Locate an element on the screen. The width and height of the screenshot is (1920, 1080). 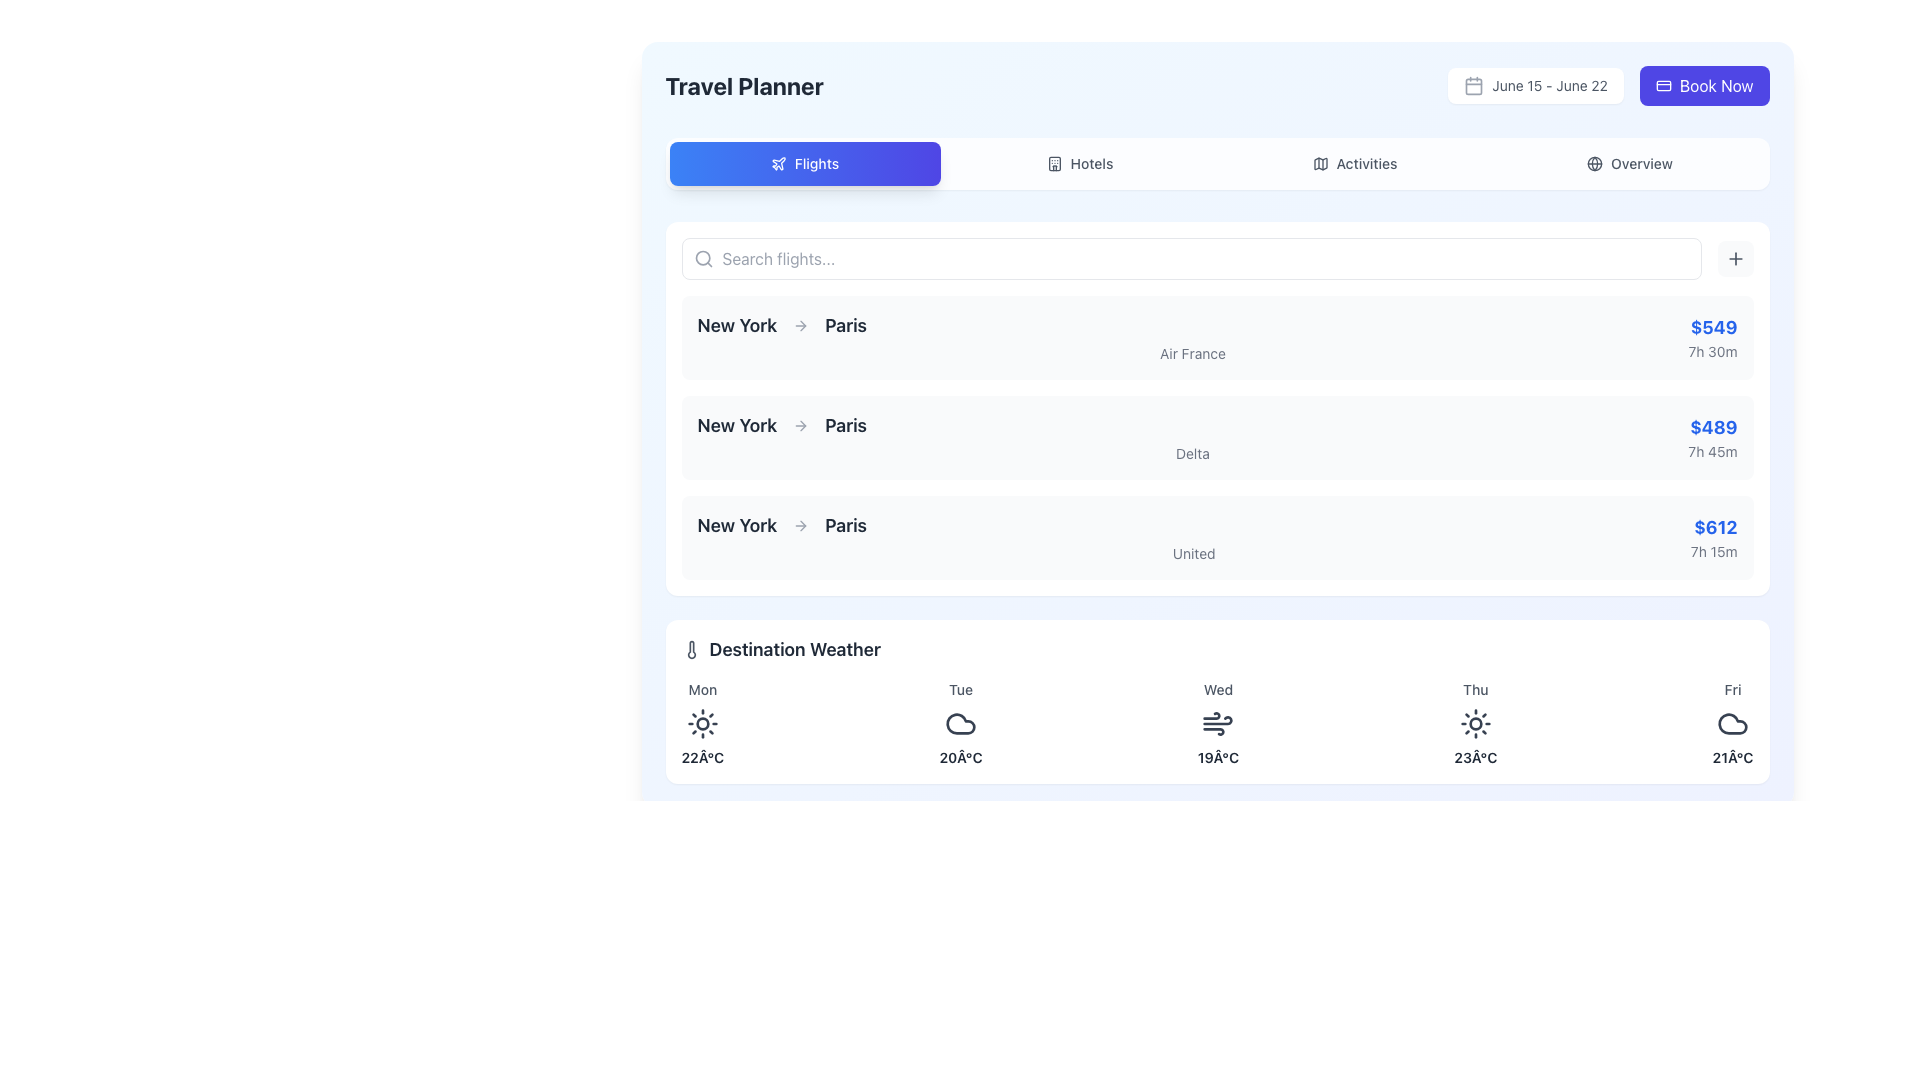
the weather information label for Friday, which is the last item in the horizontal row under 'Destination Weather.' is located at coordinates (1731, 724).